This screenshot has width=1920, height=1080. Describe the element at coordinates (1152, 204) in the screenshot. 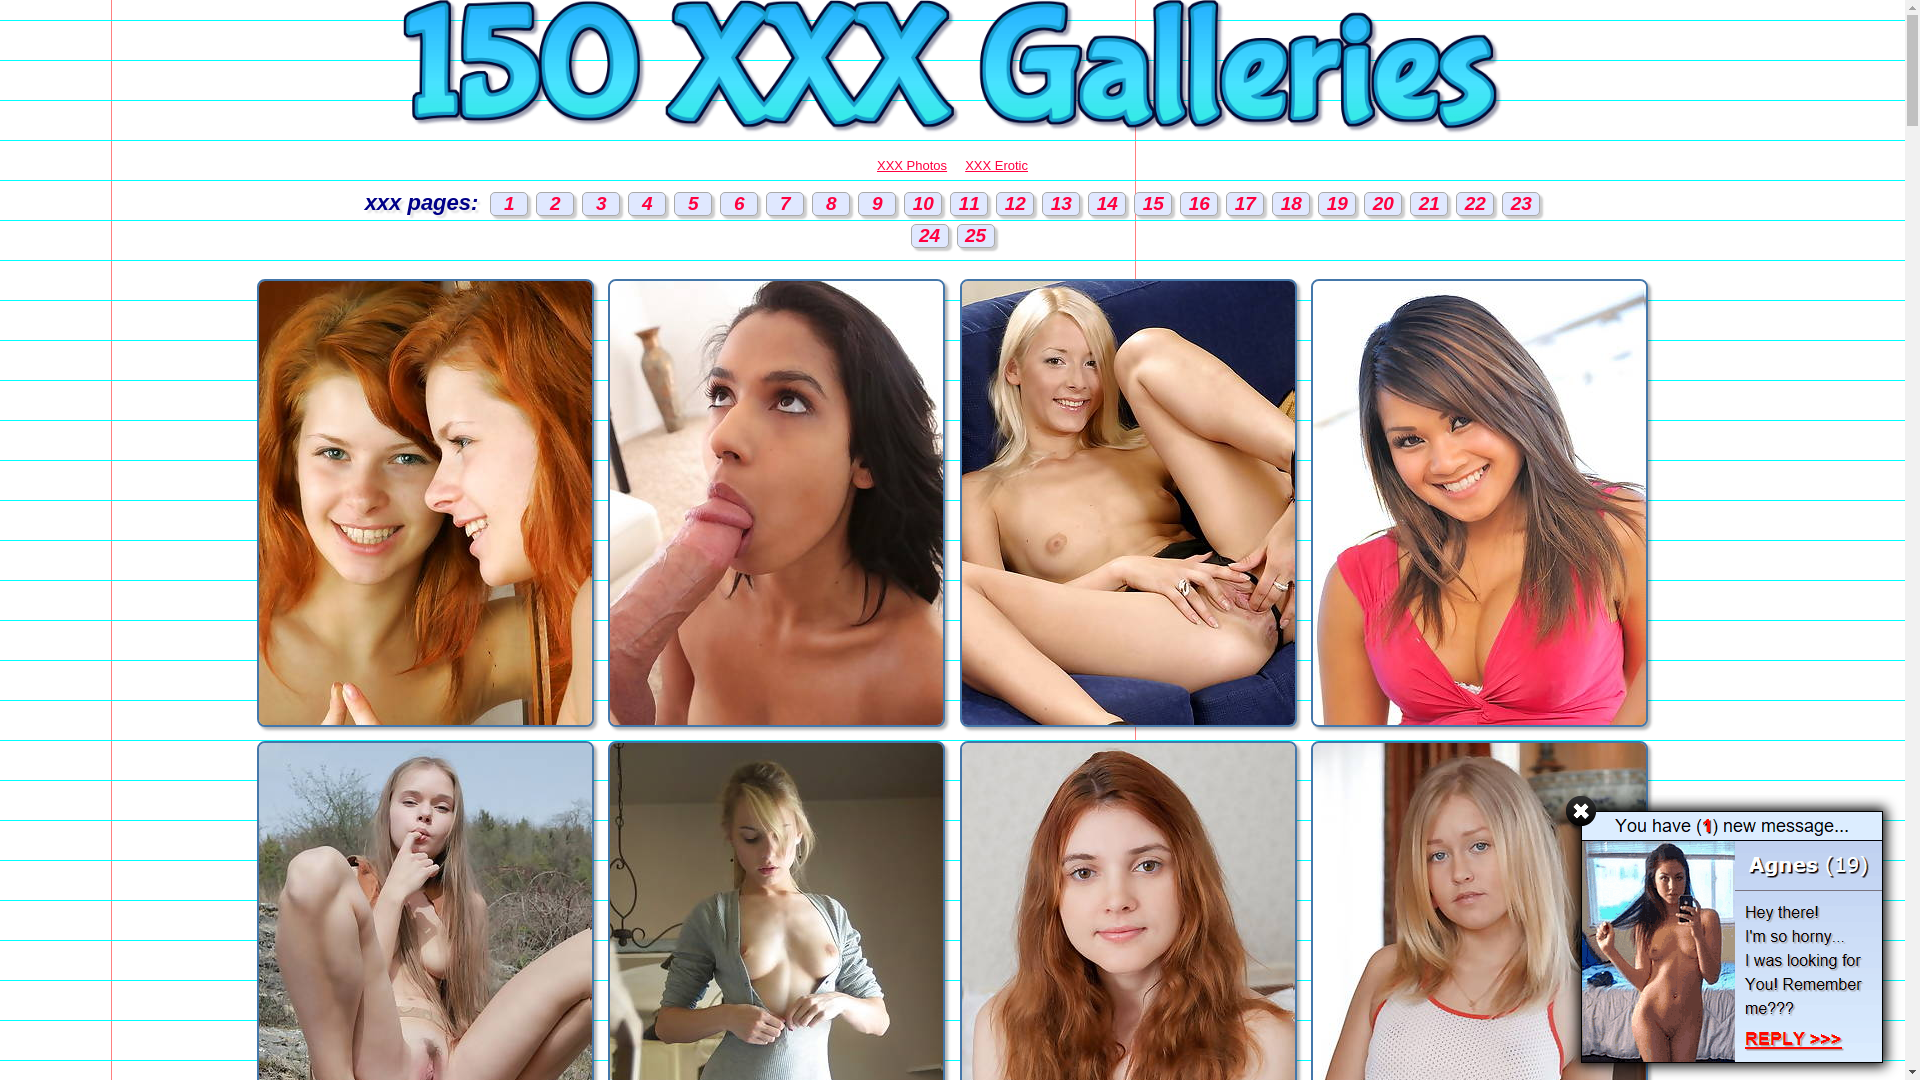

I see `'15'` at that location.